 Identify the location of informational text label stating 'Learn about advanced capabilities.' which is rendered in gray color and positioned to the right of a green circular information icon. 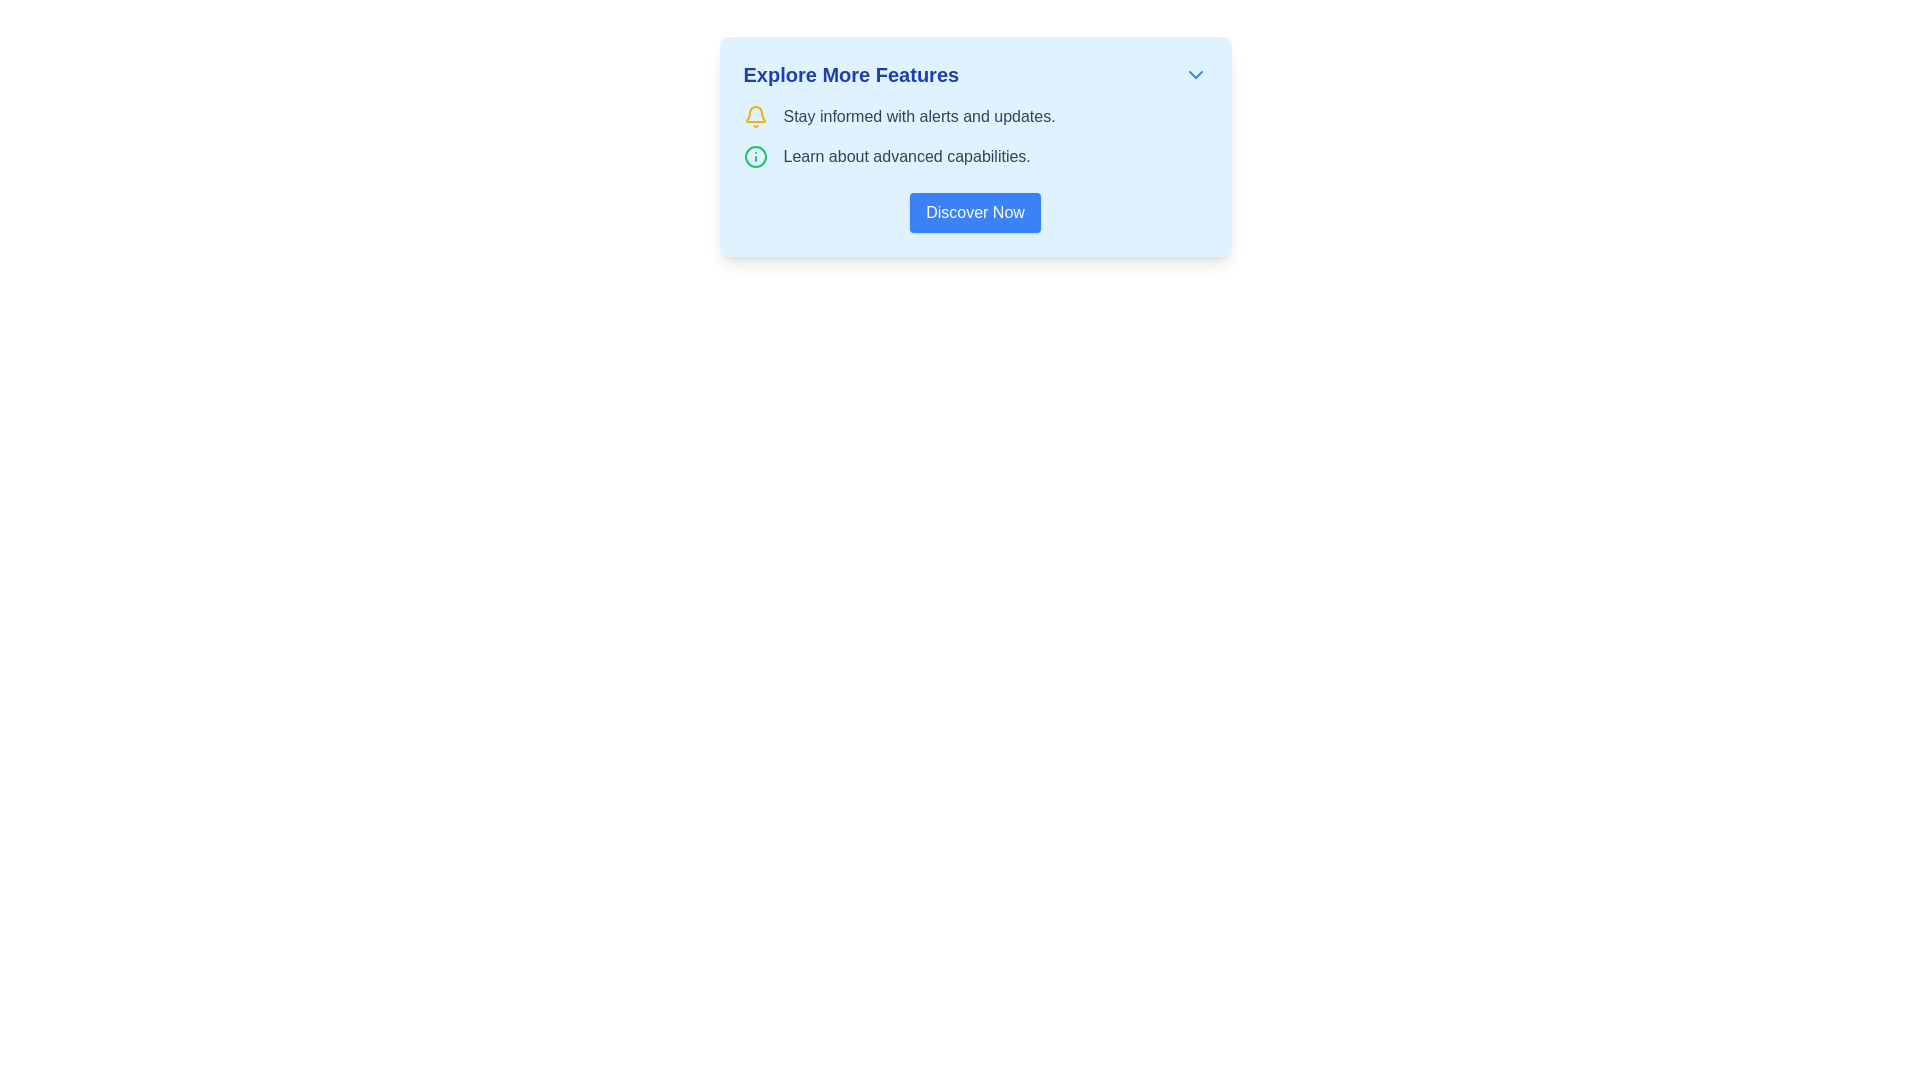
(906, 156).